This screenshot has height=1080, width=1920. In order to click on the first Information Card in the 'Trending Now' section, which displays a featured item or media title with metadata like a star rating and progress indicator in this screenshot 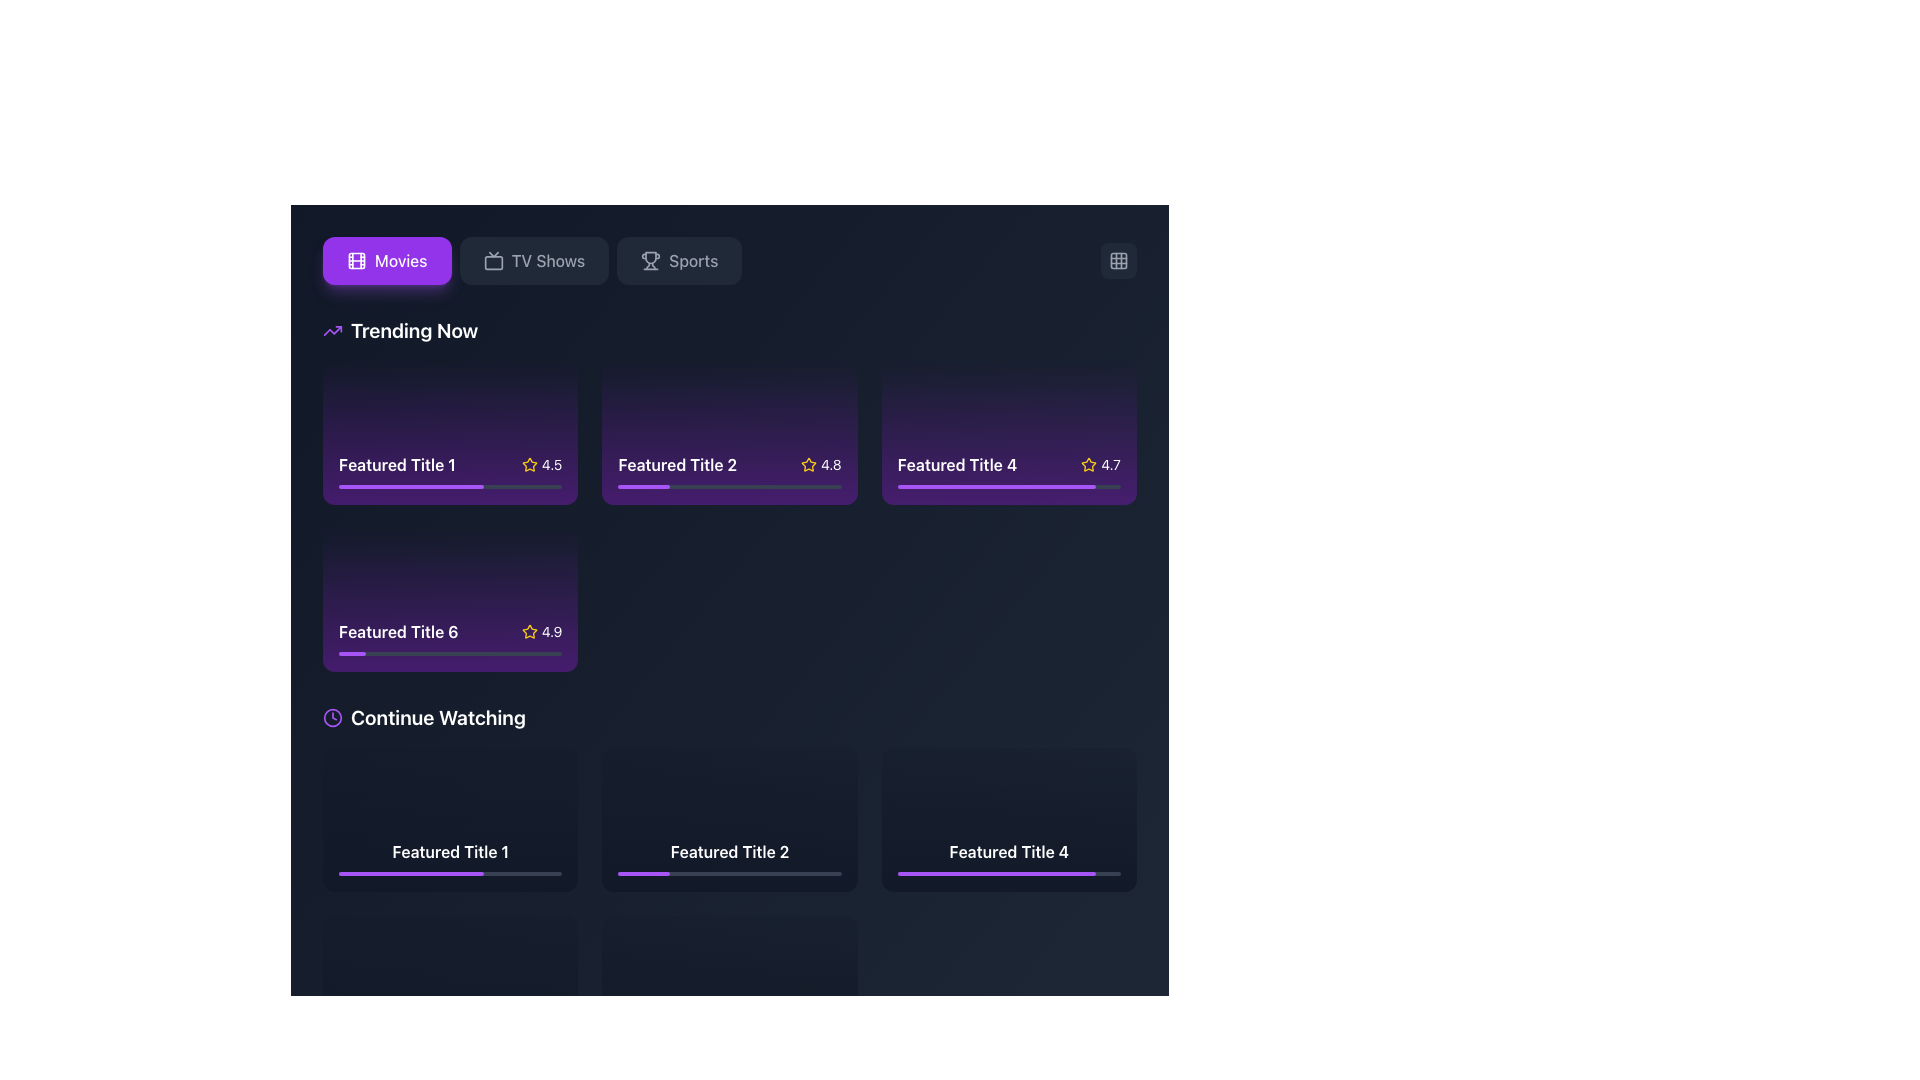, I will do `click(449, 470)`.